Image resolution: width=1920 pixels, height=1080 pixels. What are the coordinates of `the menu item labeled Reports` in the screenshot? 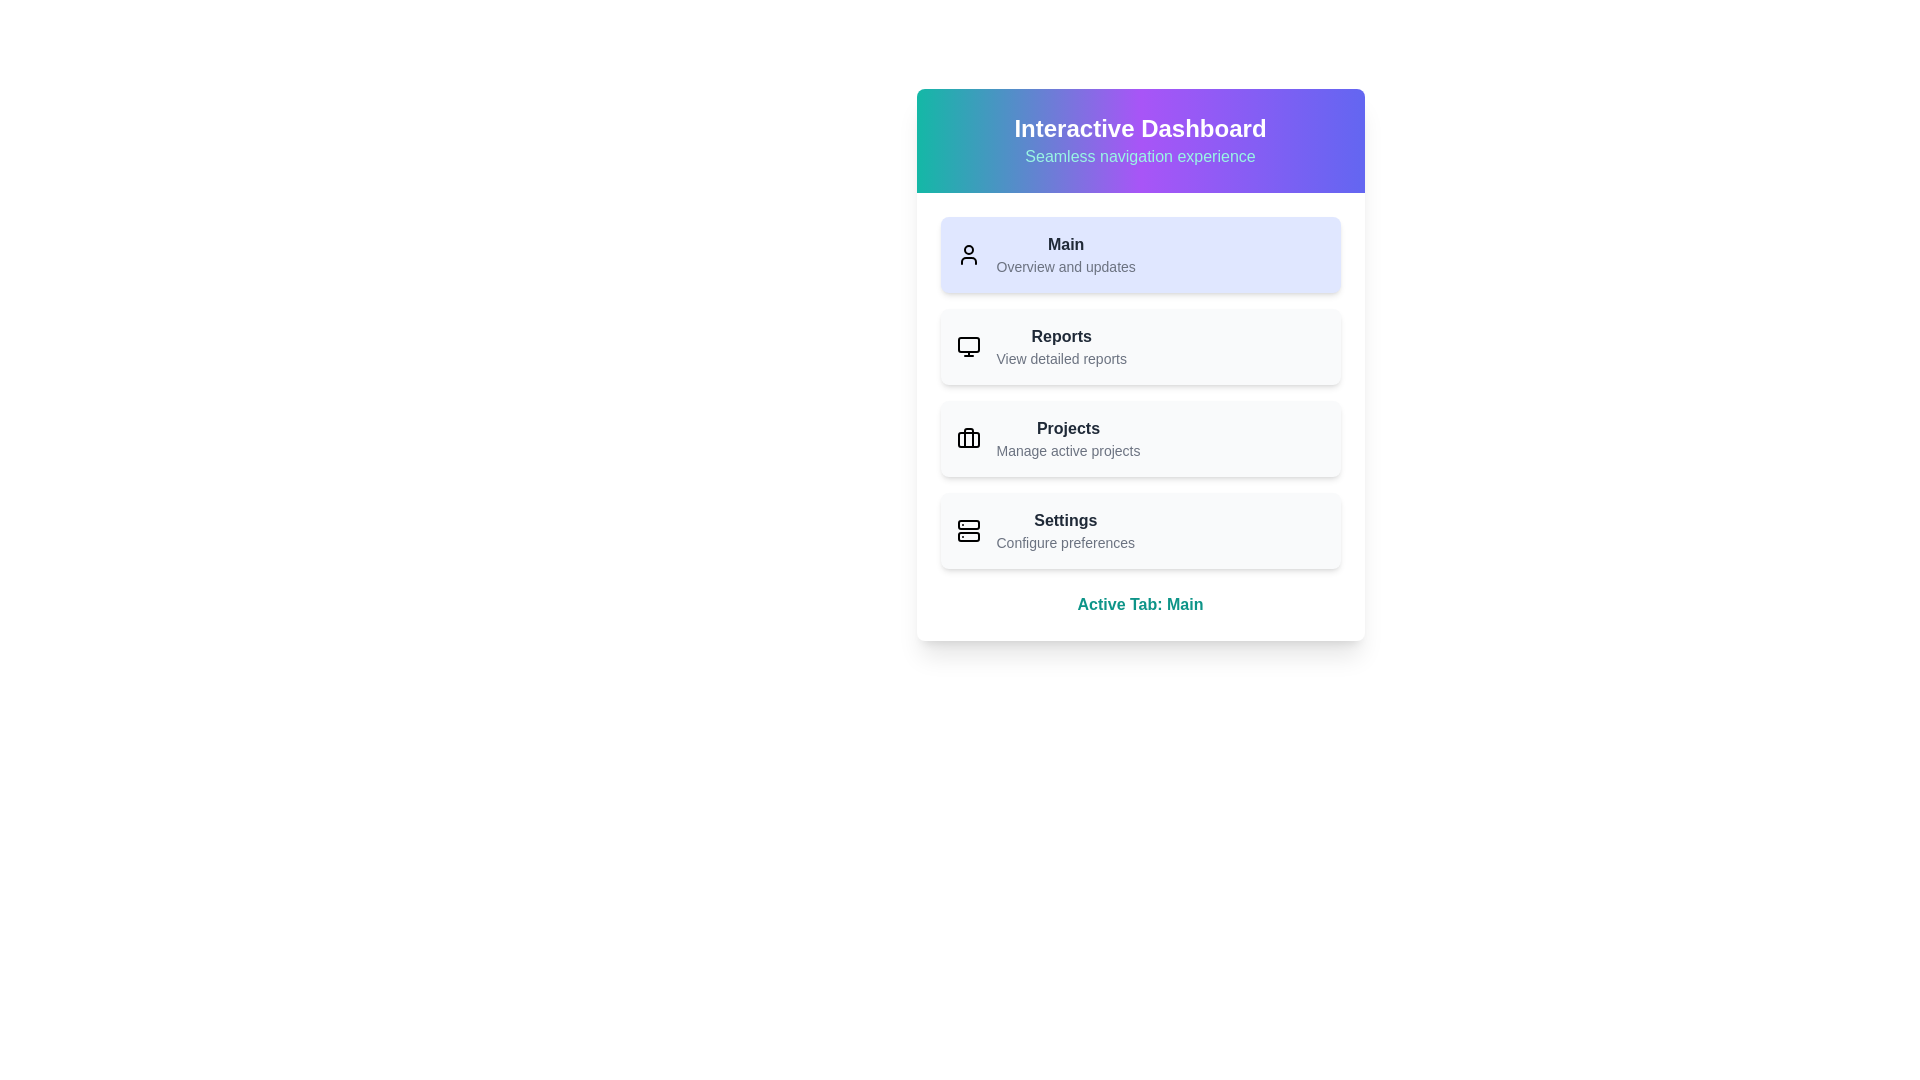 It's located at (1140, 346).